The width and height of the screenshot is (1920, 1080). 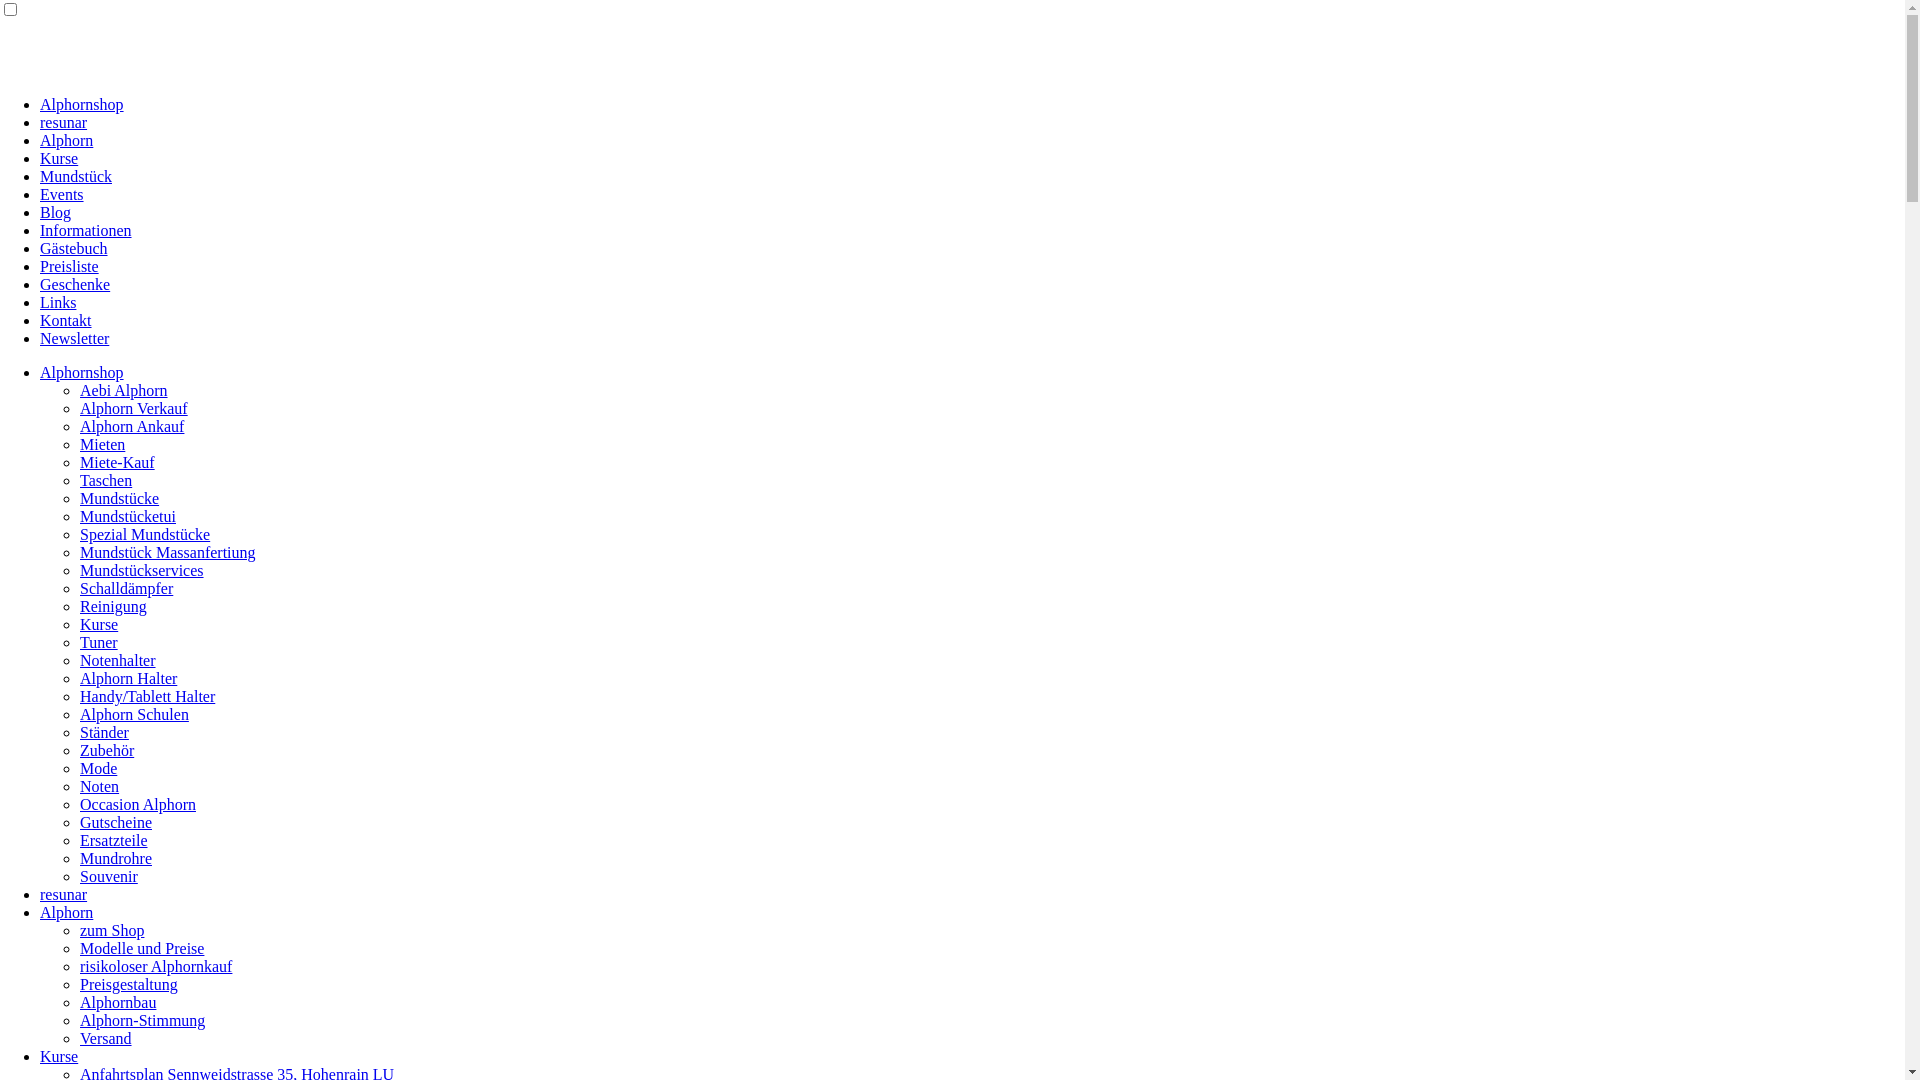 I want to click on 'Links', so click(x=57, y=302).